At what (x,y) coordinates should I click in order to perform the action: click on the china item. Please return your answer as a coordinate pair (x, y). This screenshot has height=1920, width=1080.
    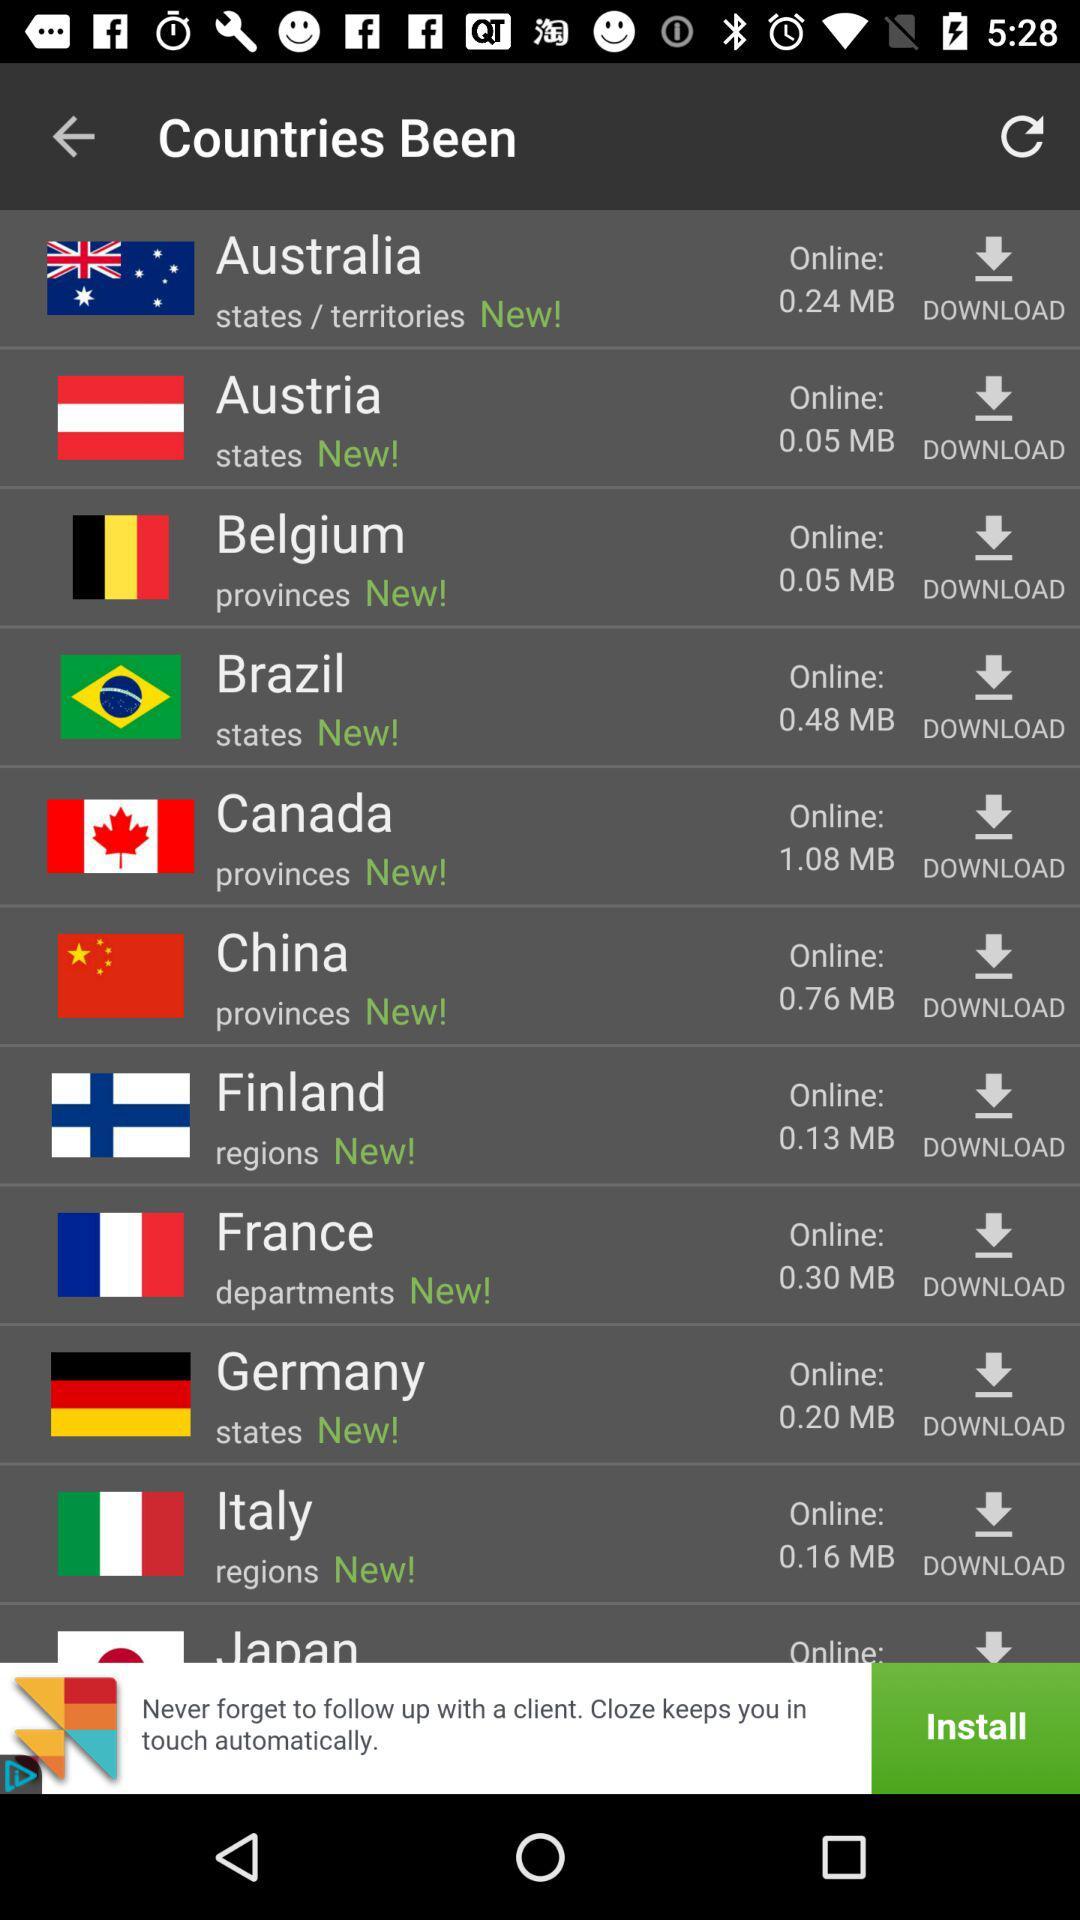
    Looking at the image, I should click on (282, 949).